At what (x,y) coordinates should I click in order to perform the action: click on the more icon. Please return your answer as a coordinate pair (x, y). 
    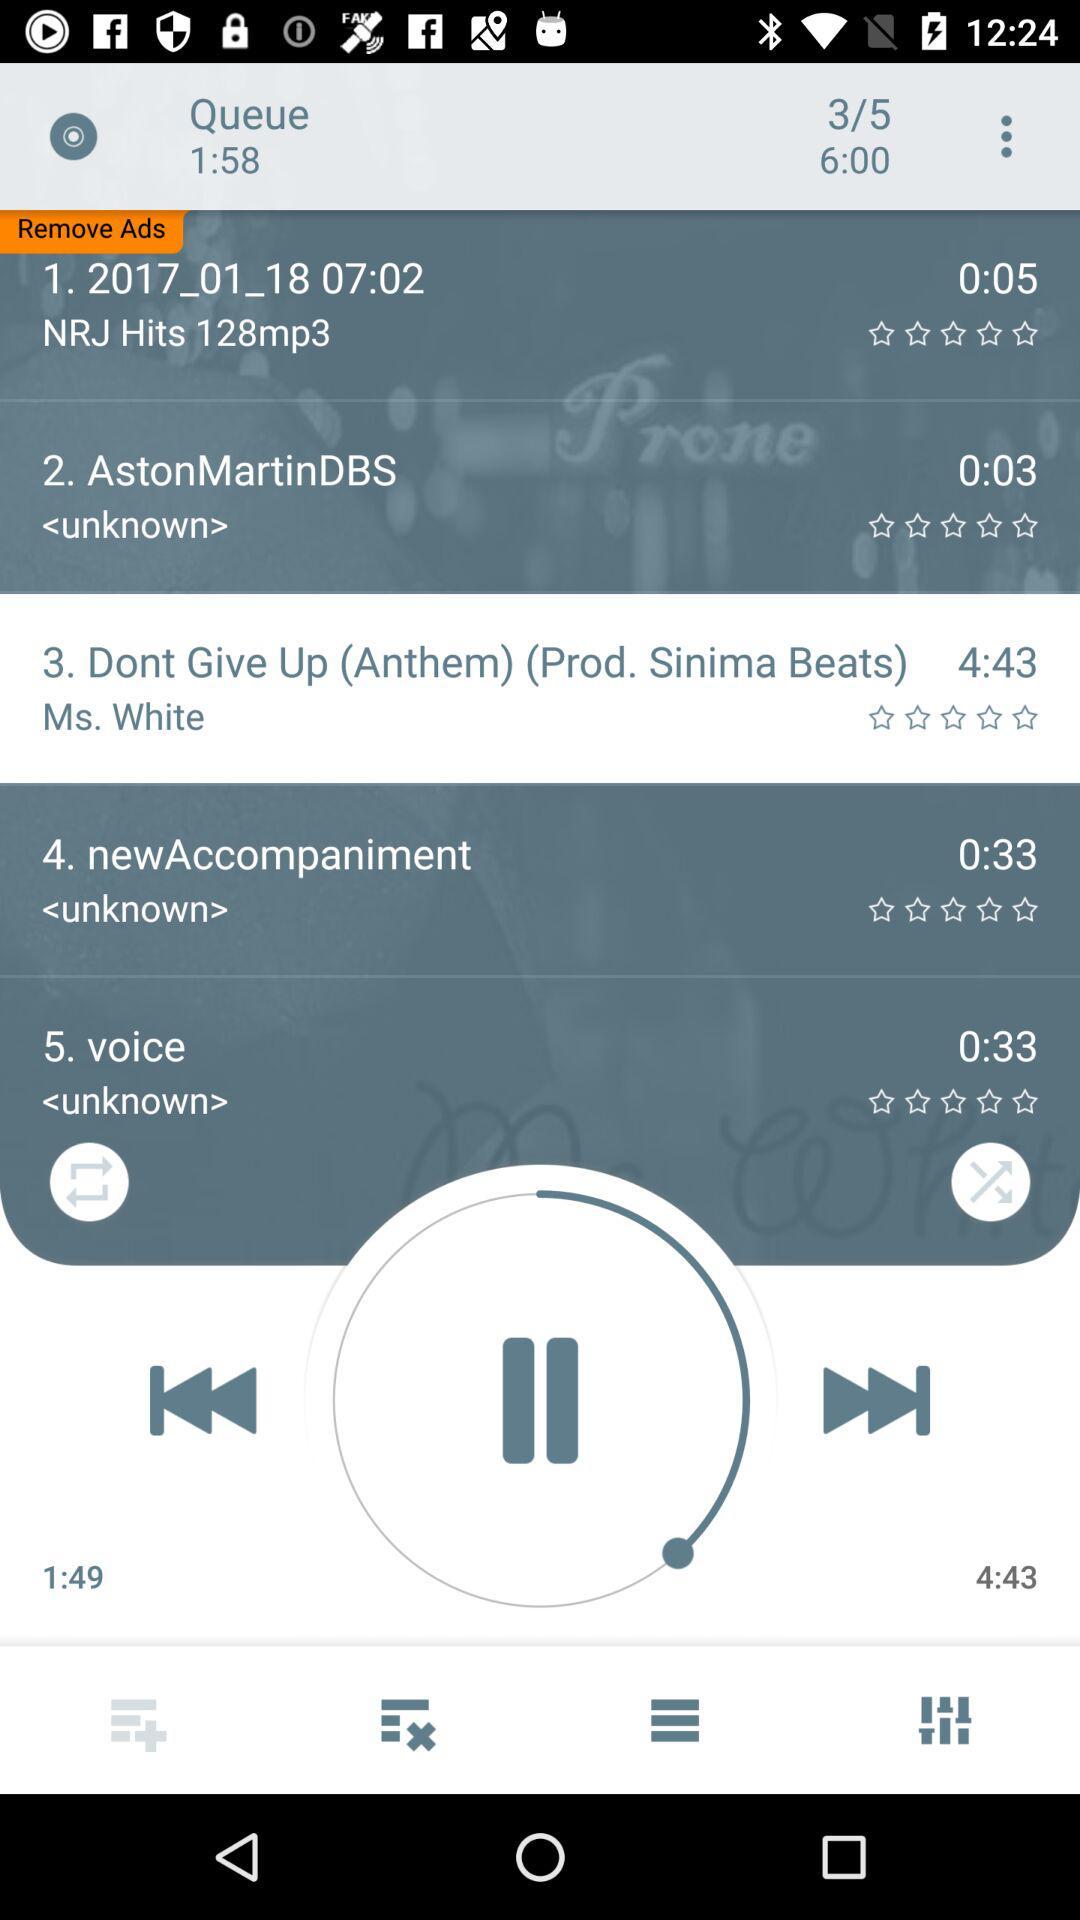
    Looking at the image, I should click on (1006, 135).